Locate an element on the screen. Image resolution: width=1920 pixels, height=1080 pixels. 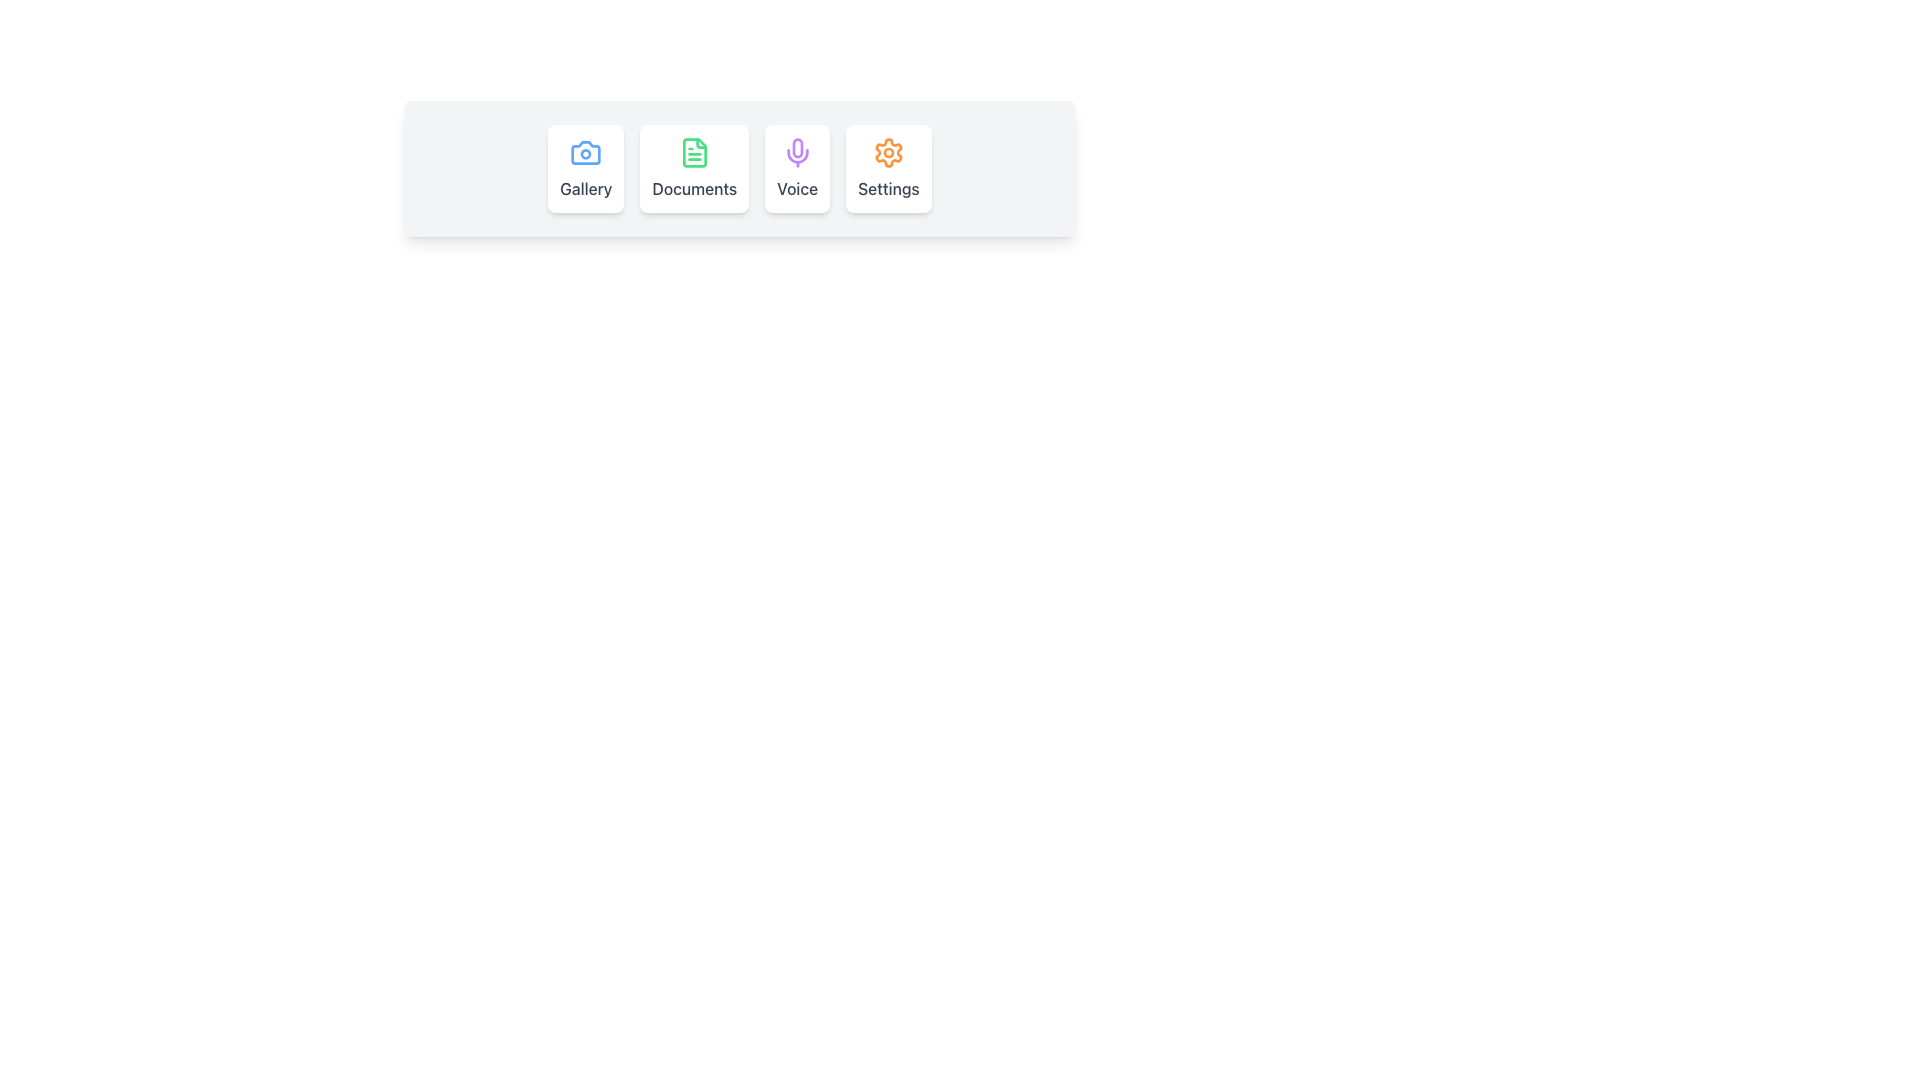
the second button in a group of four, which is positioned between the 'Gallery' and 'Voice' buttons is located at coordinates (694, 168).